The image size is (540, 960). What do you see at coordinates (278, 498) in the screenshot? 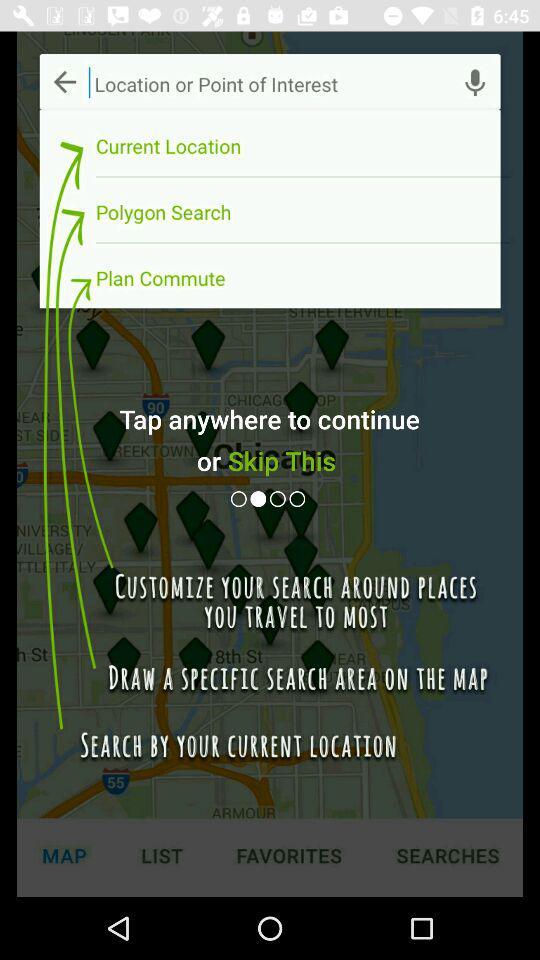
I see `tap to continue` at bounding box center [278, 498].